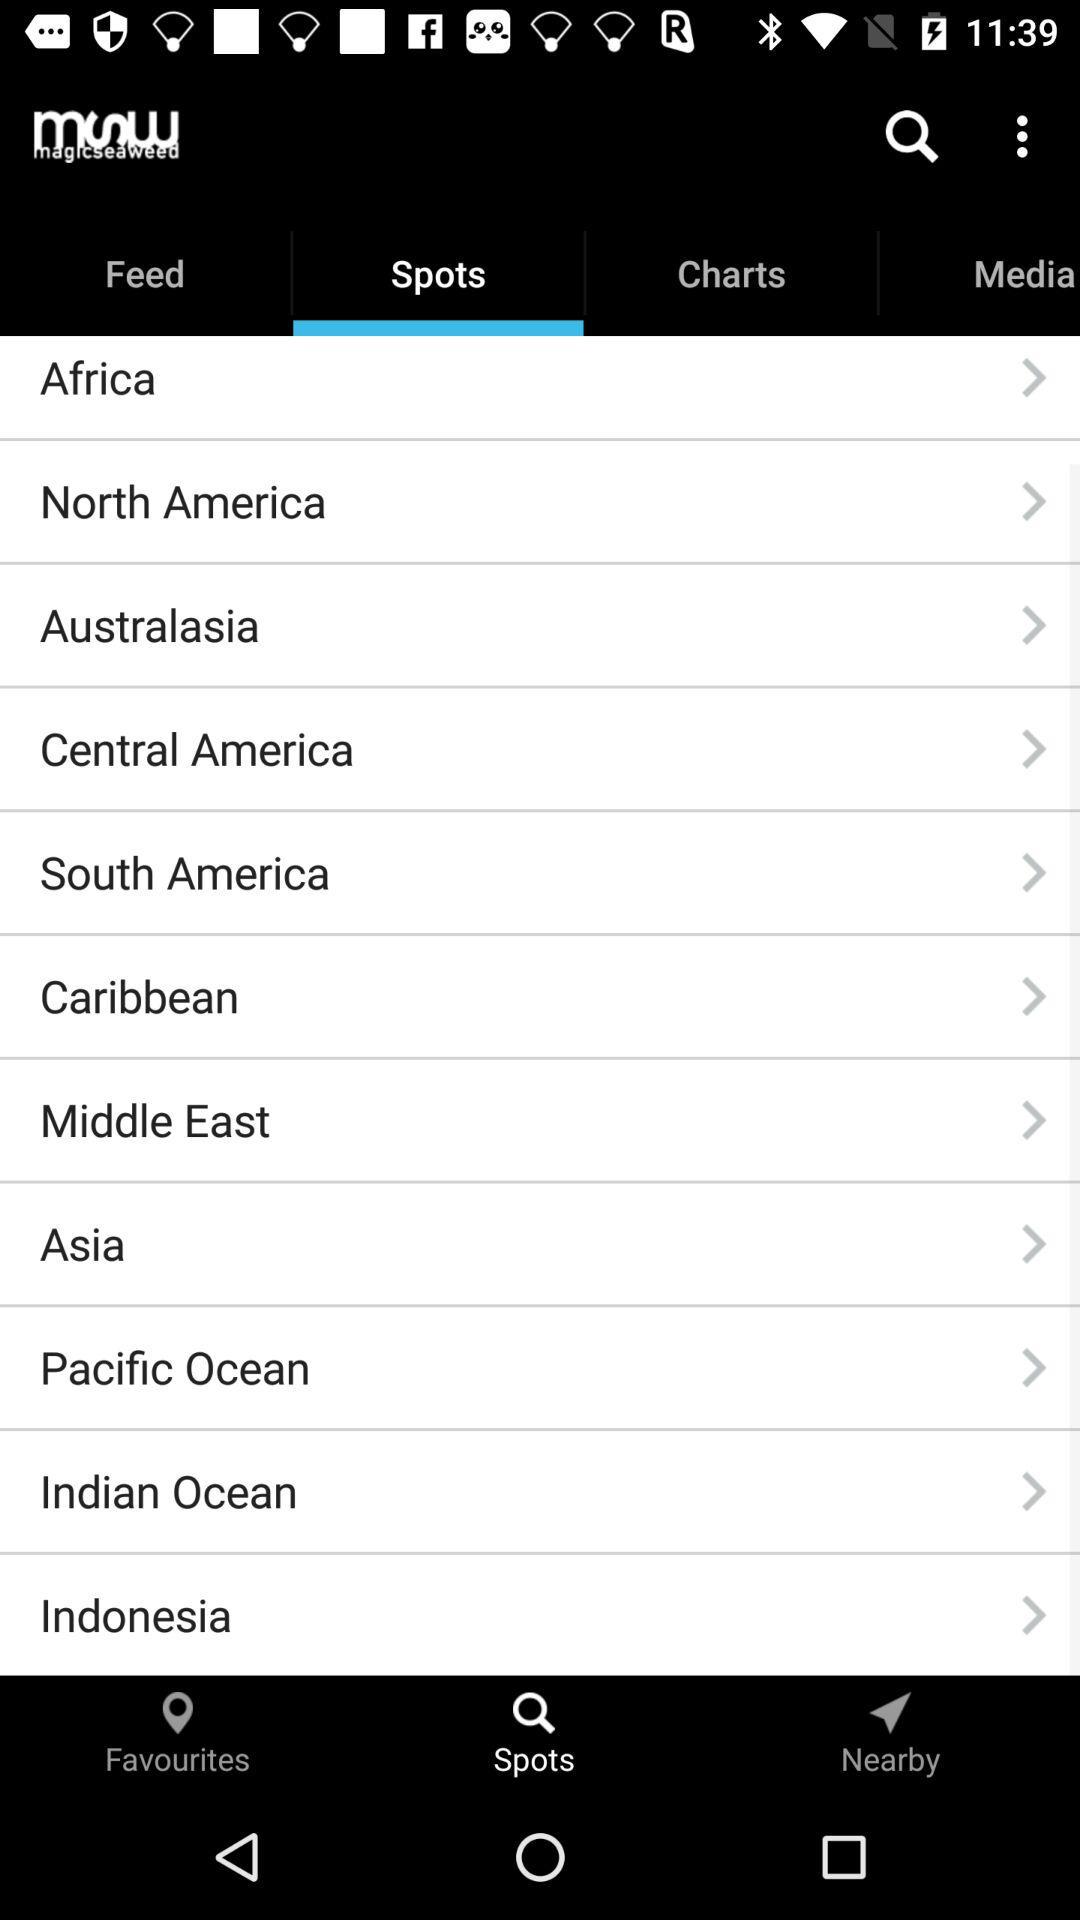 This screenshot has height=1920, width=1080. What do you see at coordinates (106, 135) in the screenshot?
I see `the item to the left of spots item` at bounding box center [106, 135].